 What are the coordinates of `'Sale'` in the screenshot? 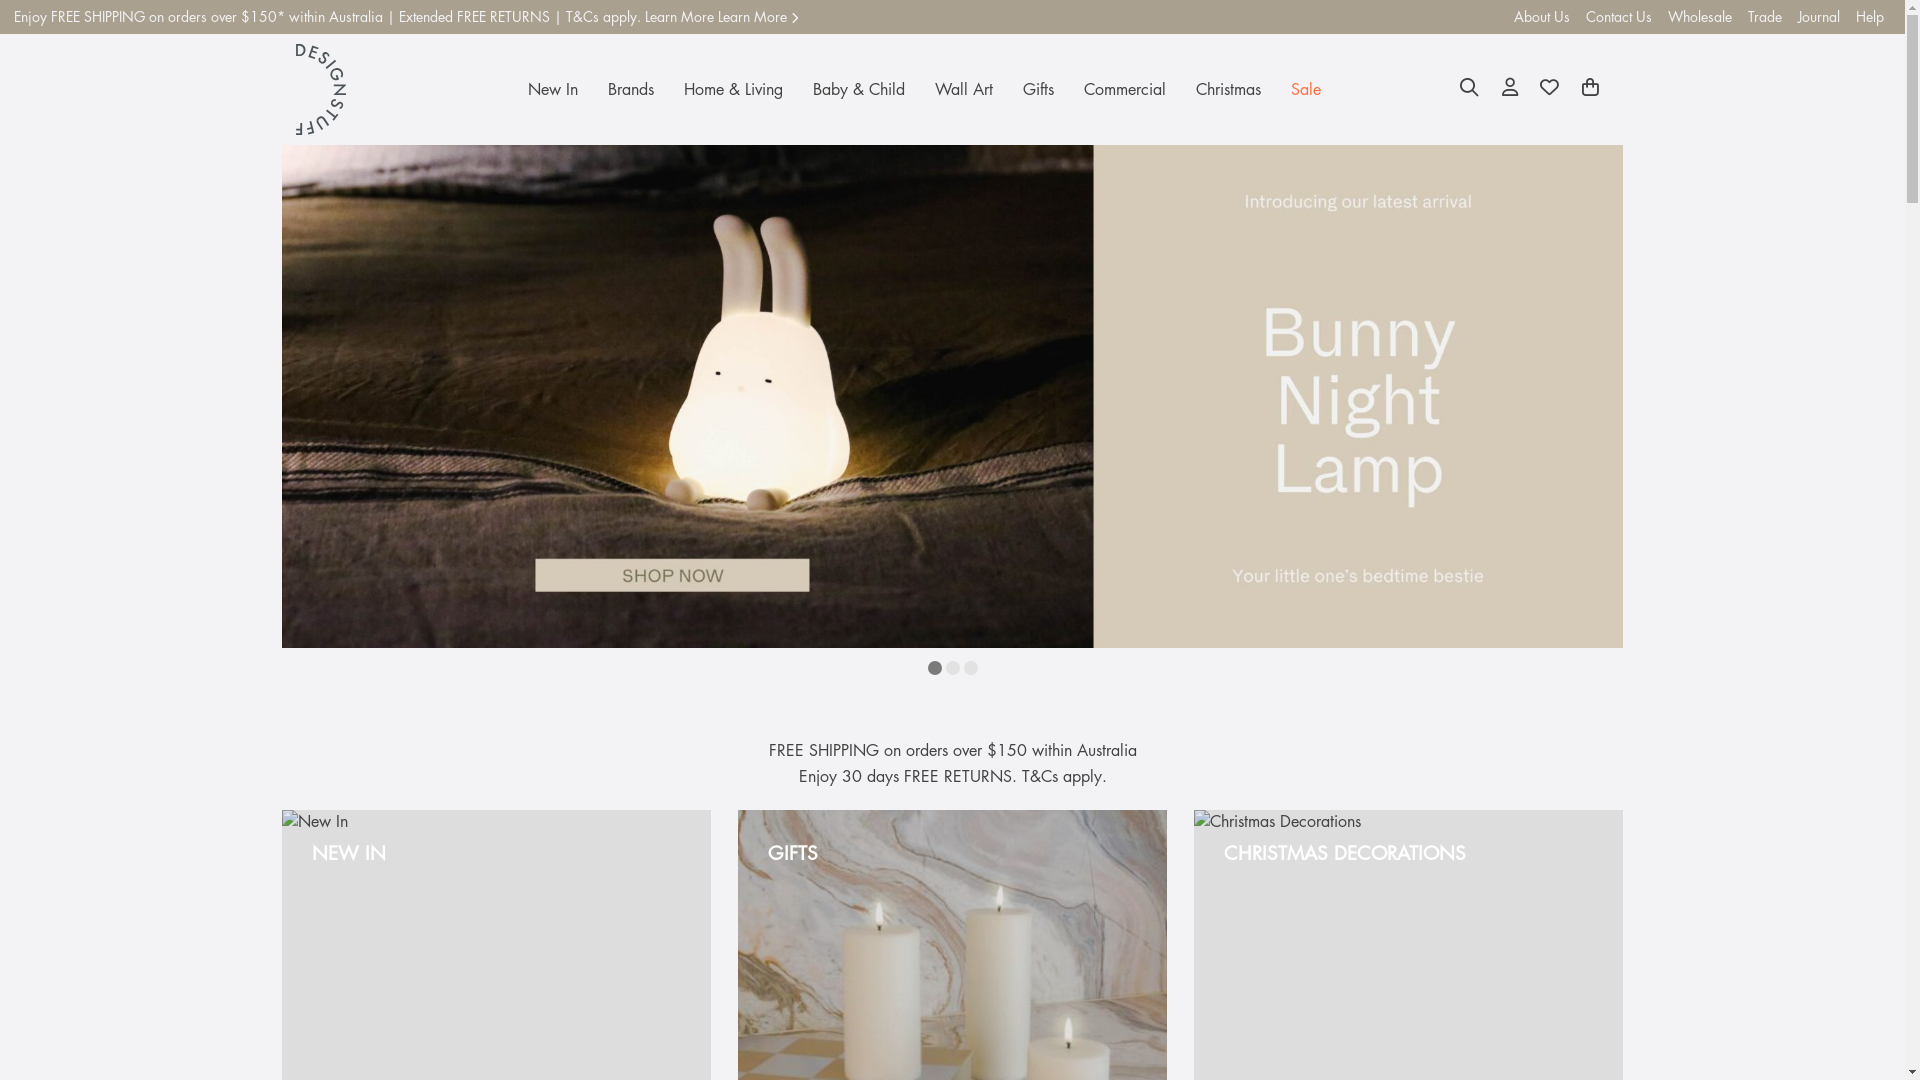 It's located at (1305, 88).